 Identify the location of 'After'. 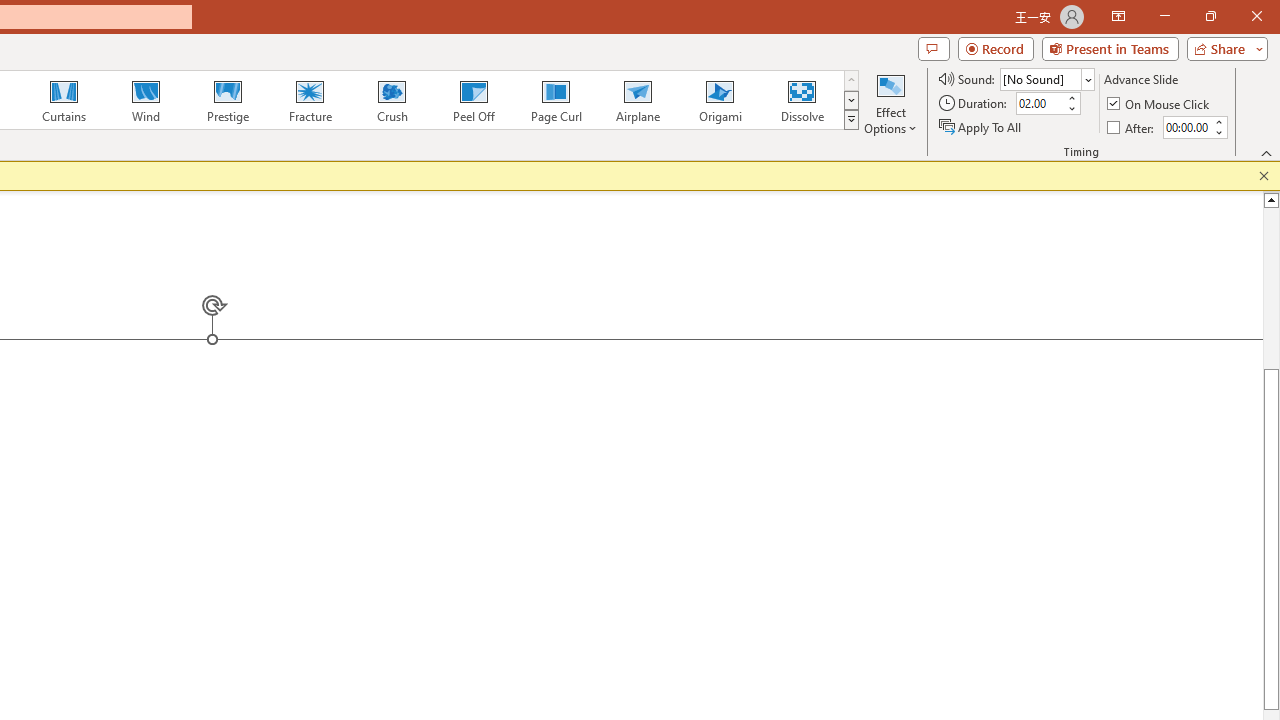
(1132, 127).